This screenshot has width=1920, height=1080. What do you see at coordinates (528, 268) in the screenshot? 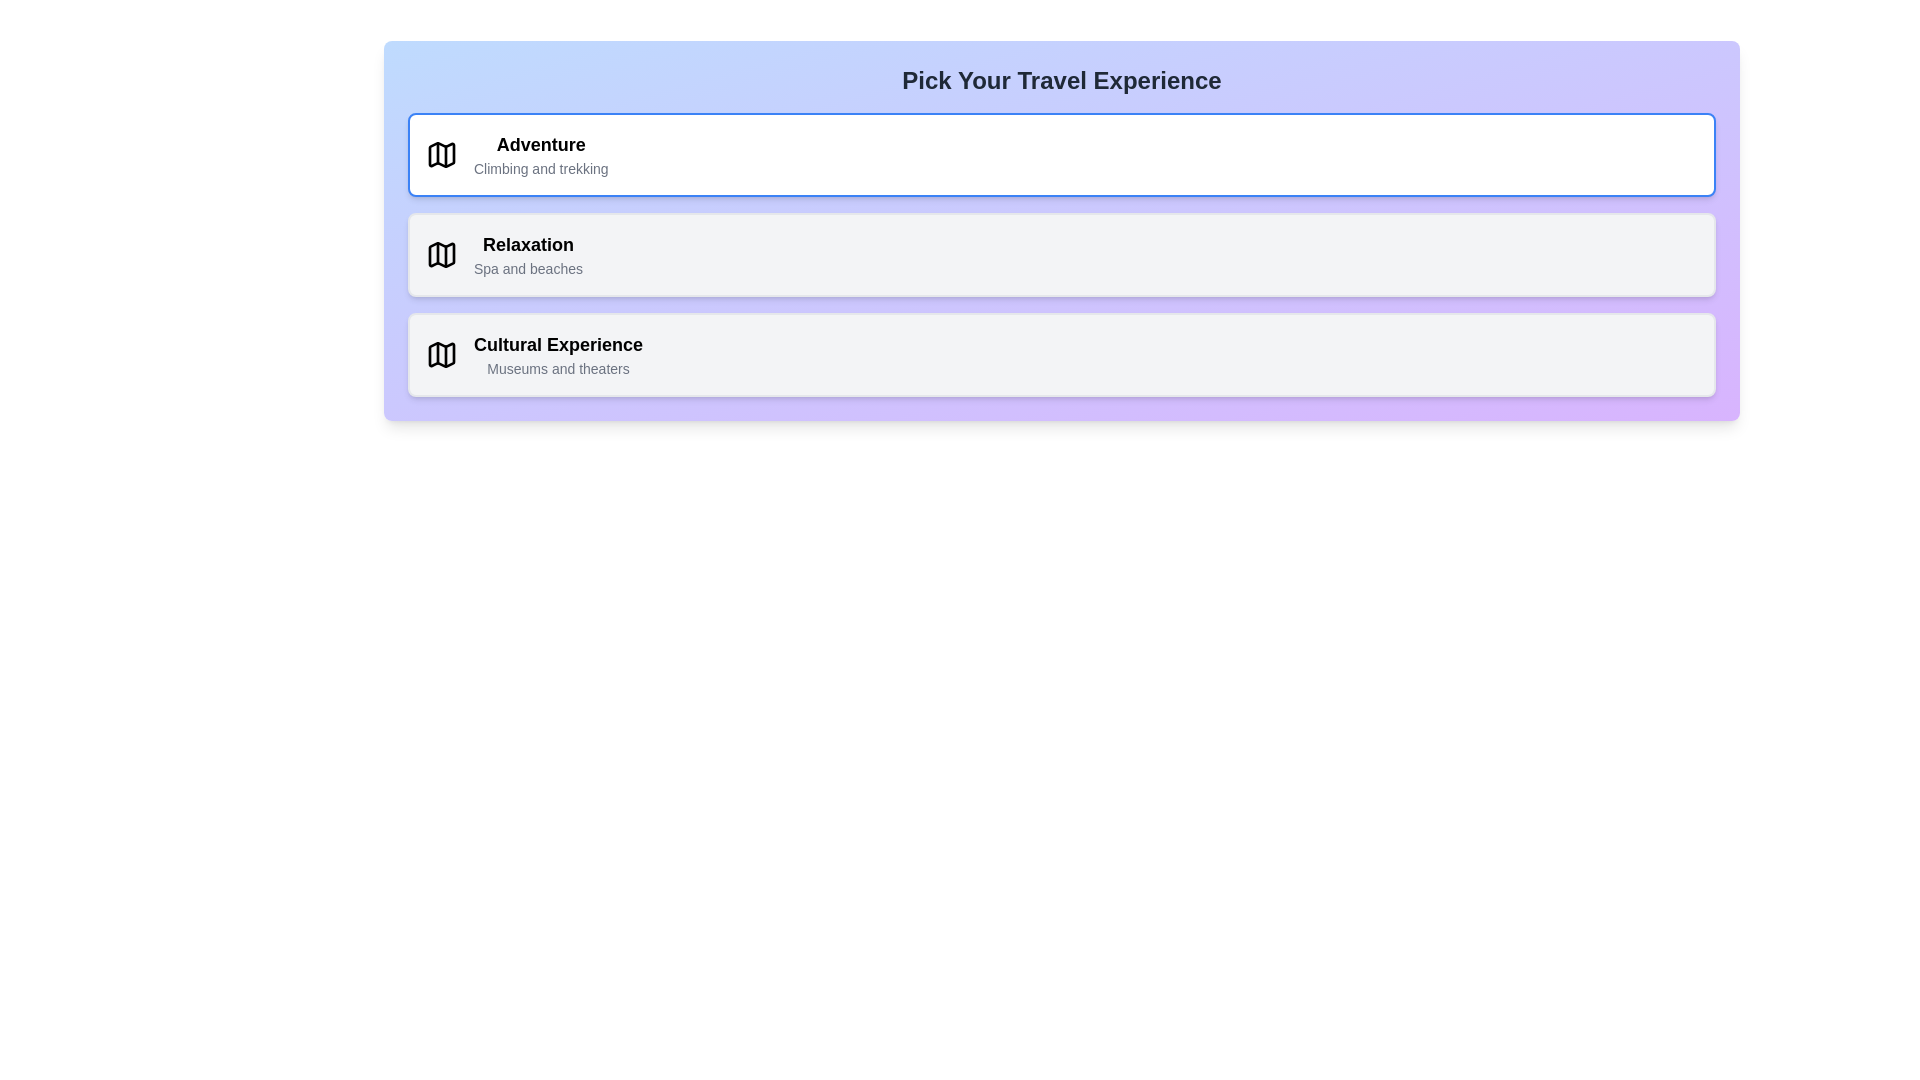
I see `the static text label indicating details about the category 'Relaxation', which is located directly below the 'Relaxation' label in the second card of the three-card layout` at bounding box center [528, 268].